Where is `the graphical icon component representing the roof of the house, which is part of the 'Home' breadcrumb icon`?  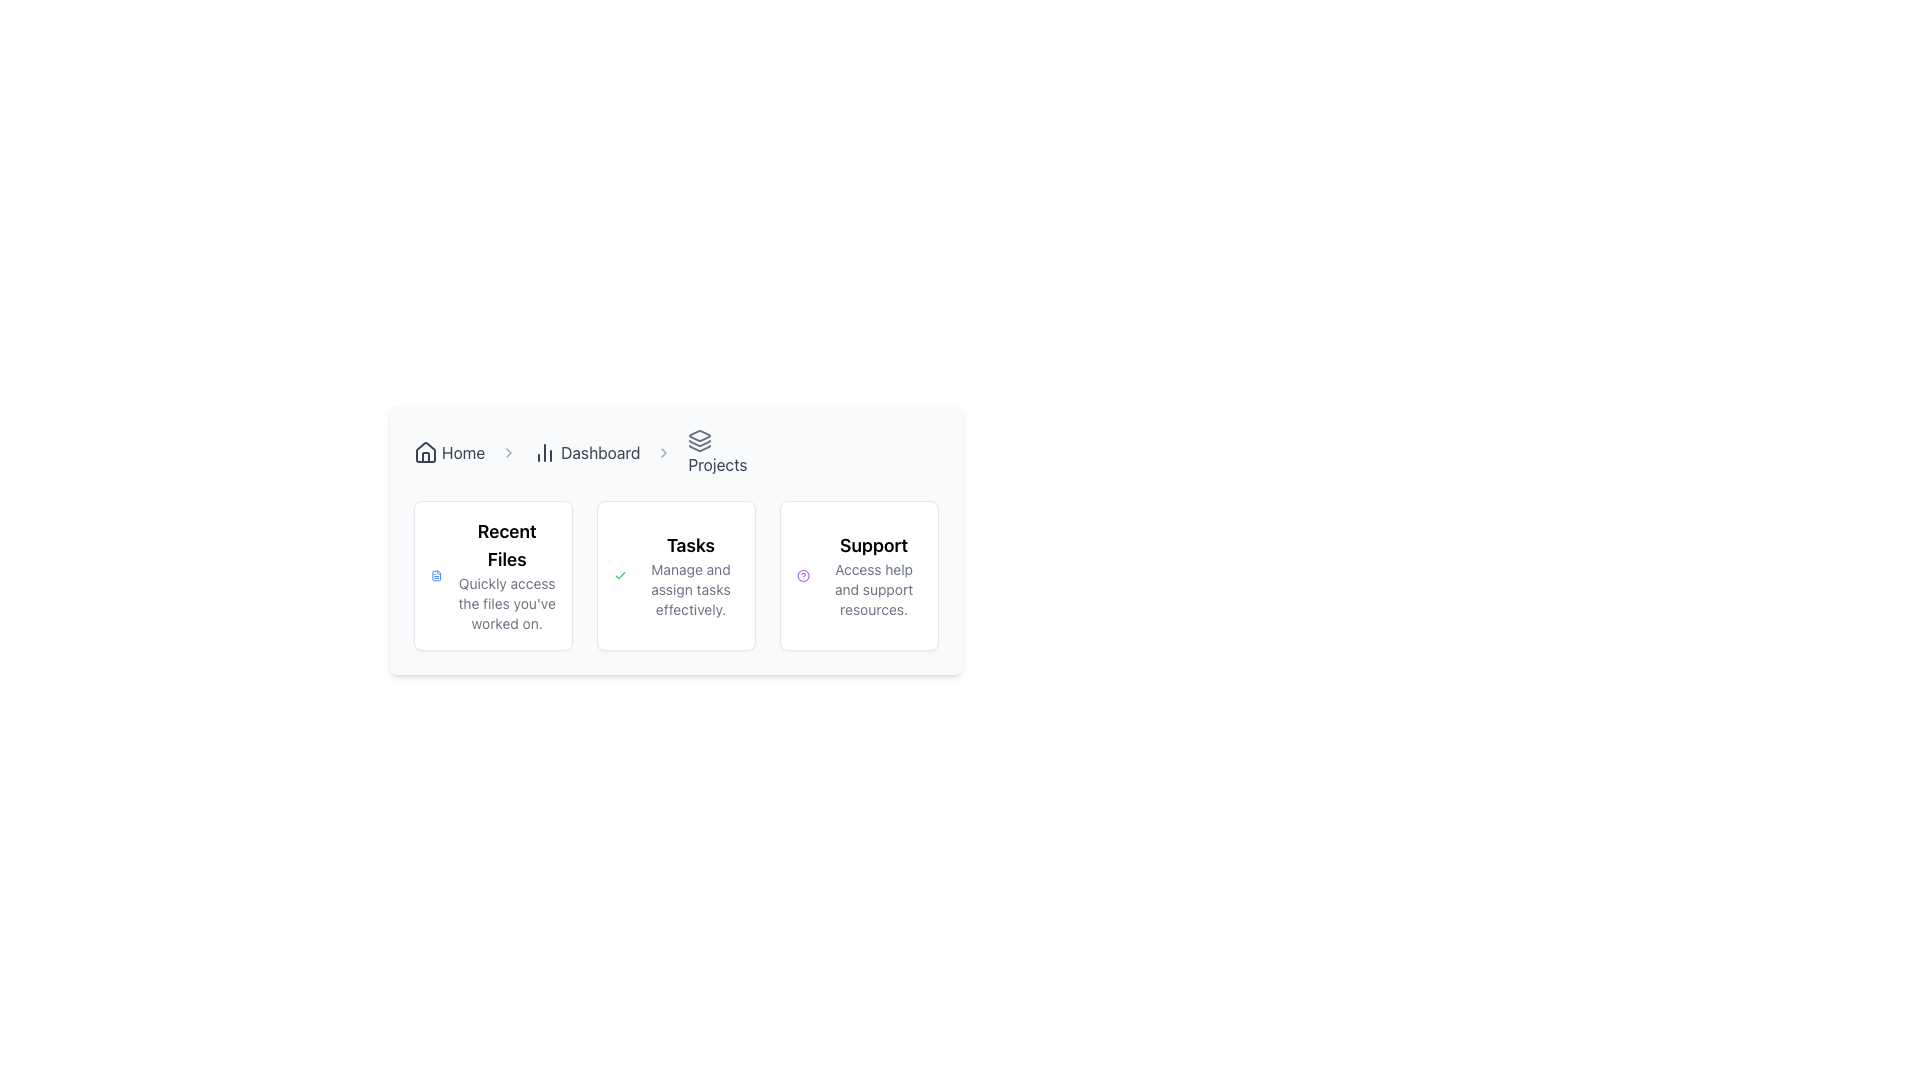
the graphical icon component representing the roof of the house, which is part of the 'Home' breadcrumb icon is located at coordinates (425, 451).